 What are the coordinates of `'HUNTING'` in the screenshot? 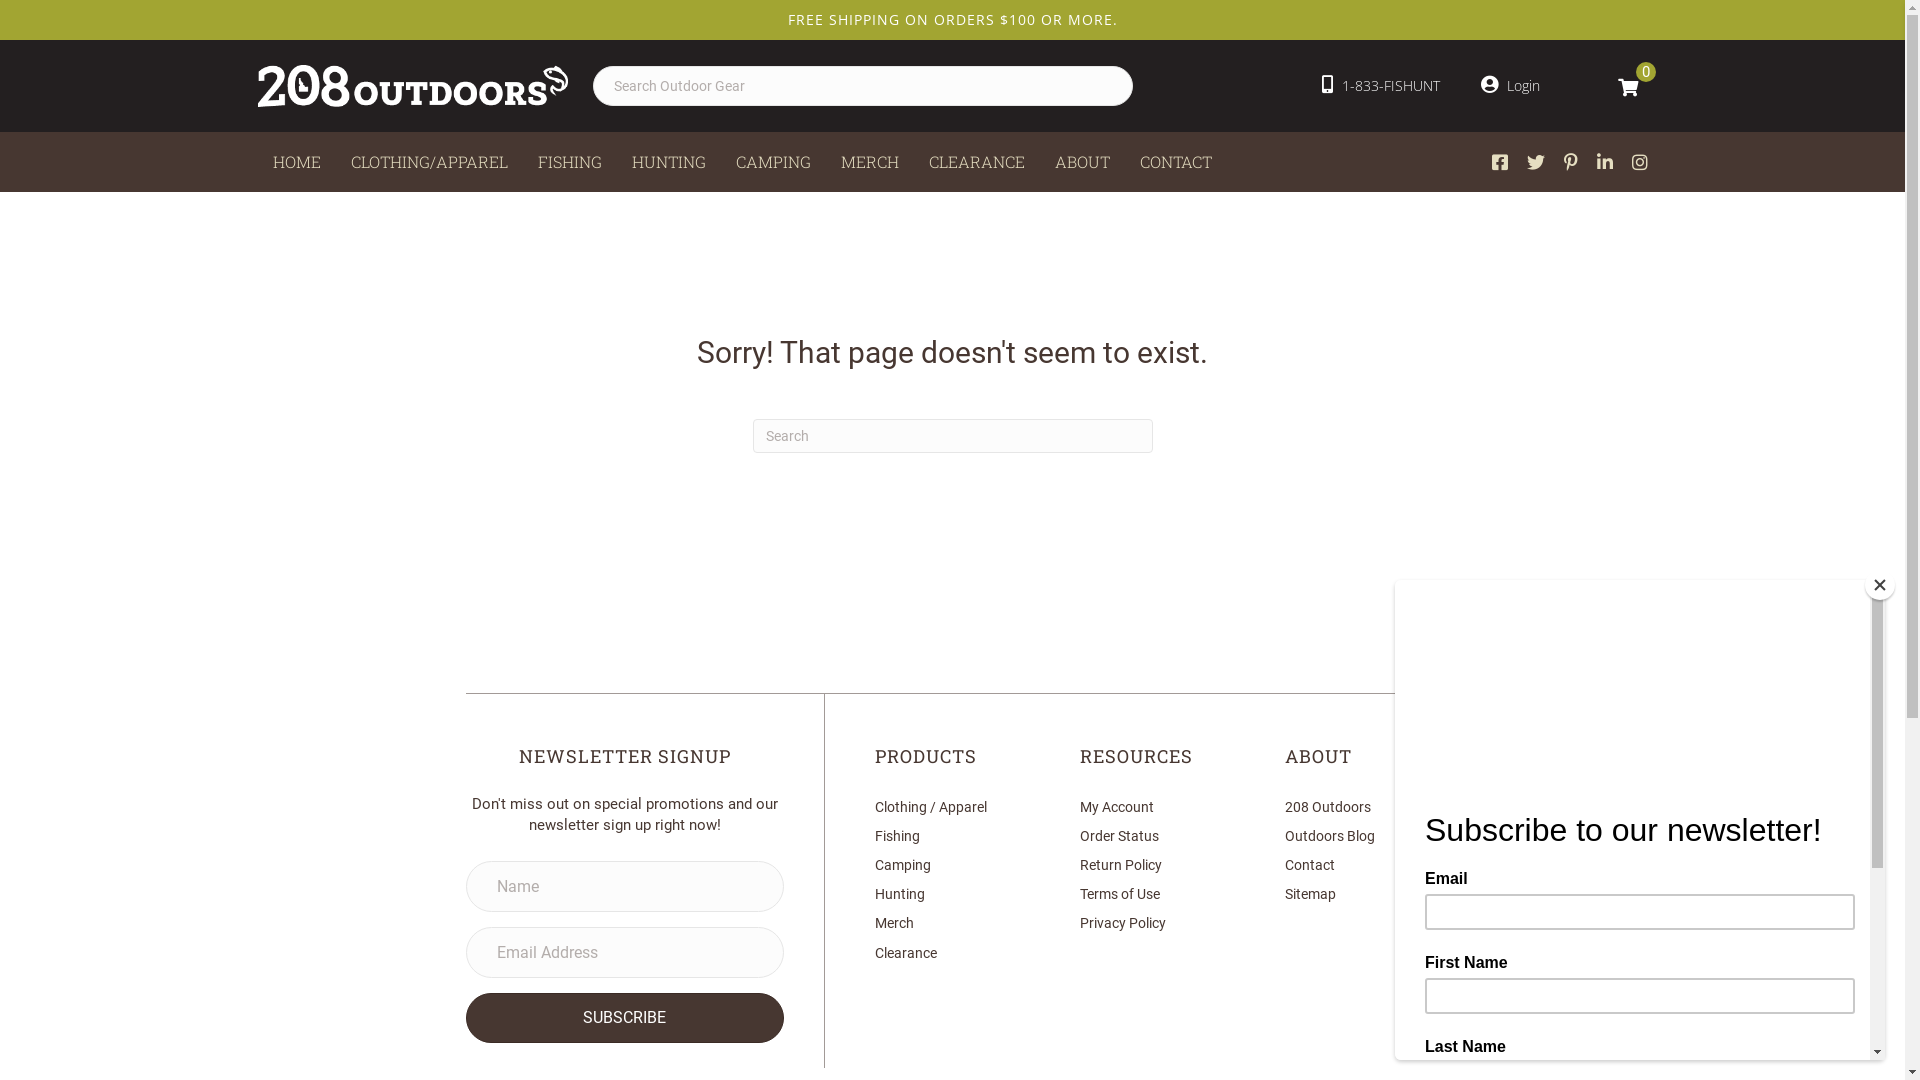 It's located at (667, 161).